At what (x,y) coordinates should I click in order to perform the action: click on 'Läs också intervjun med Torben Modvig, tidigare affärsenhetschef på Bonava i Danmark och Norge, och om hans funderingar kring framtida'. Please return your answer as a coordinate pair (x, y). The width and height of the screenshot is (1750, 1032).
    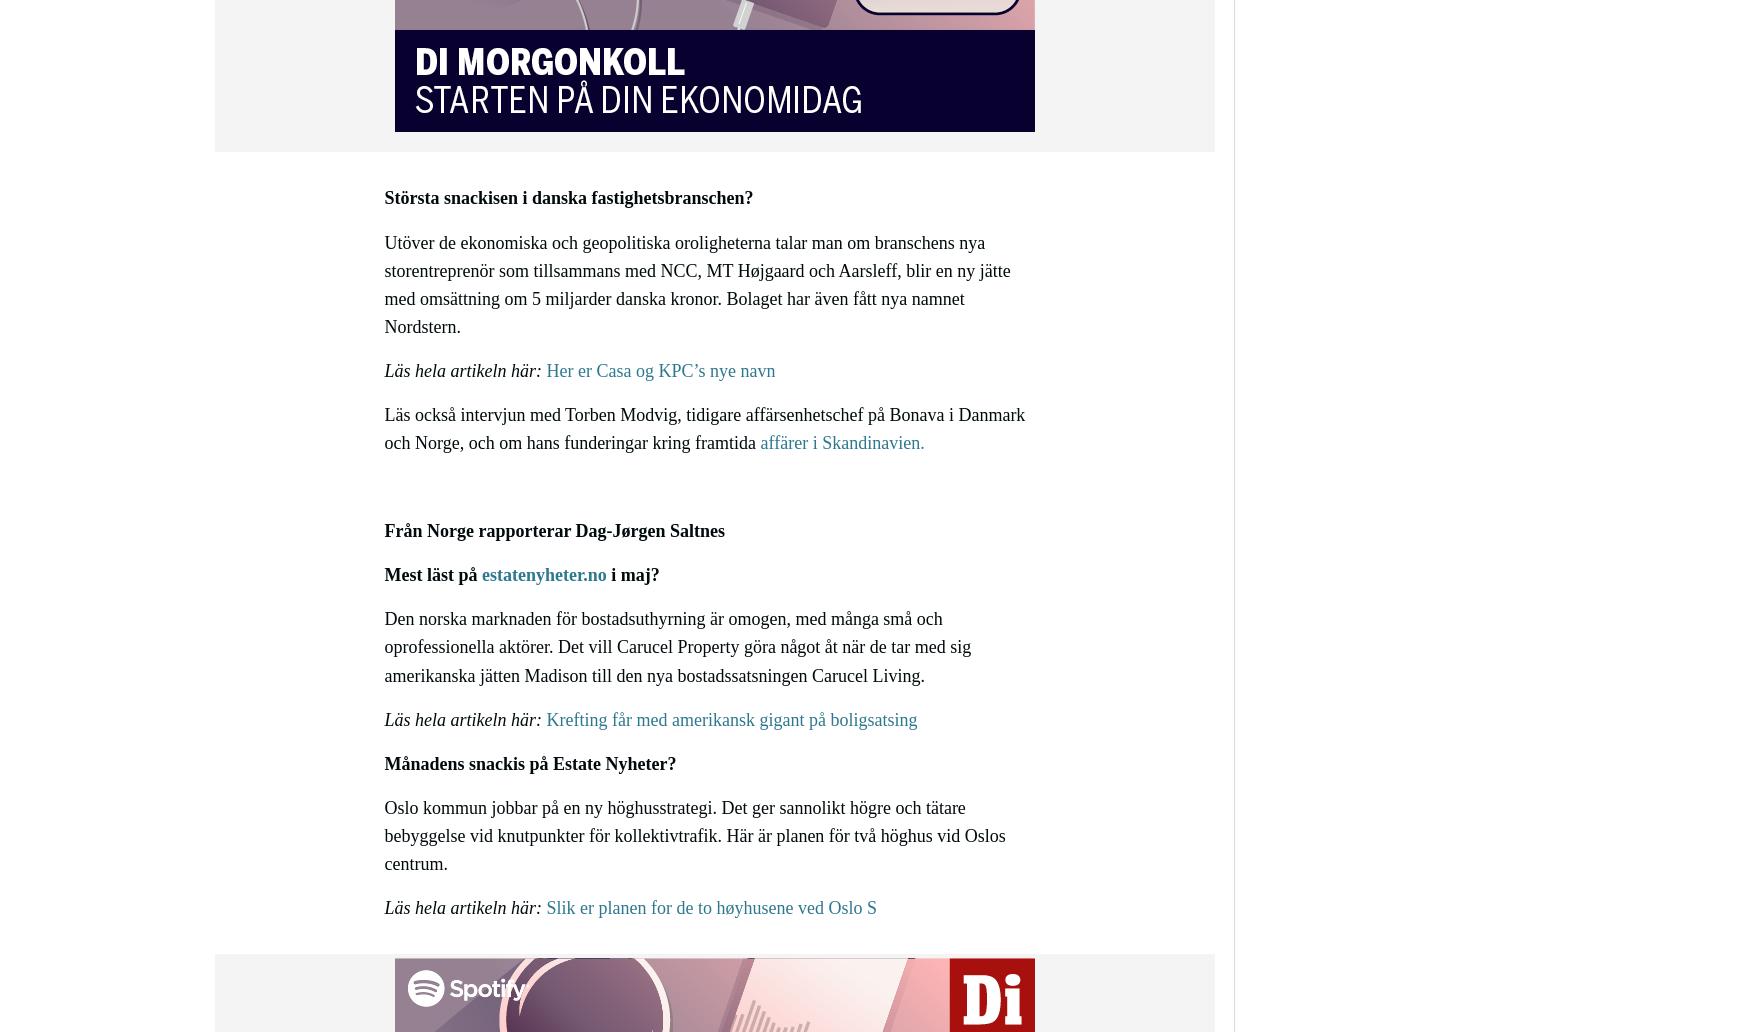
    Looking at the image, I should click on (704, 427).